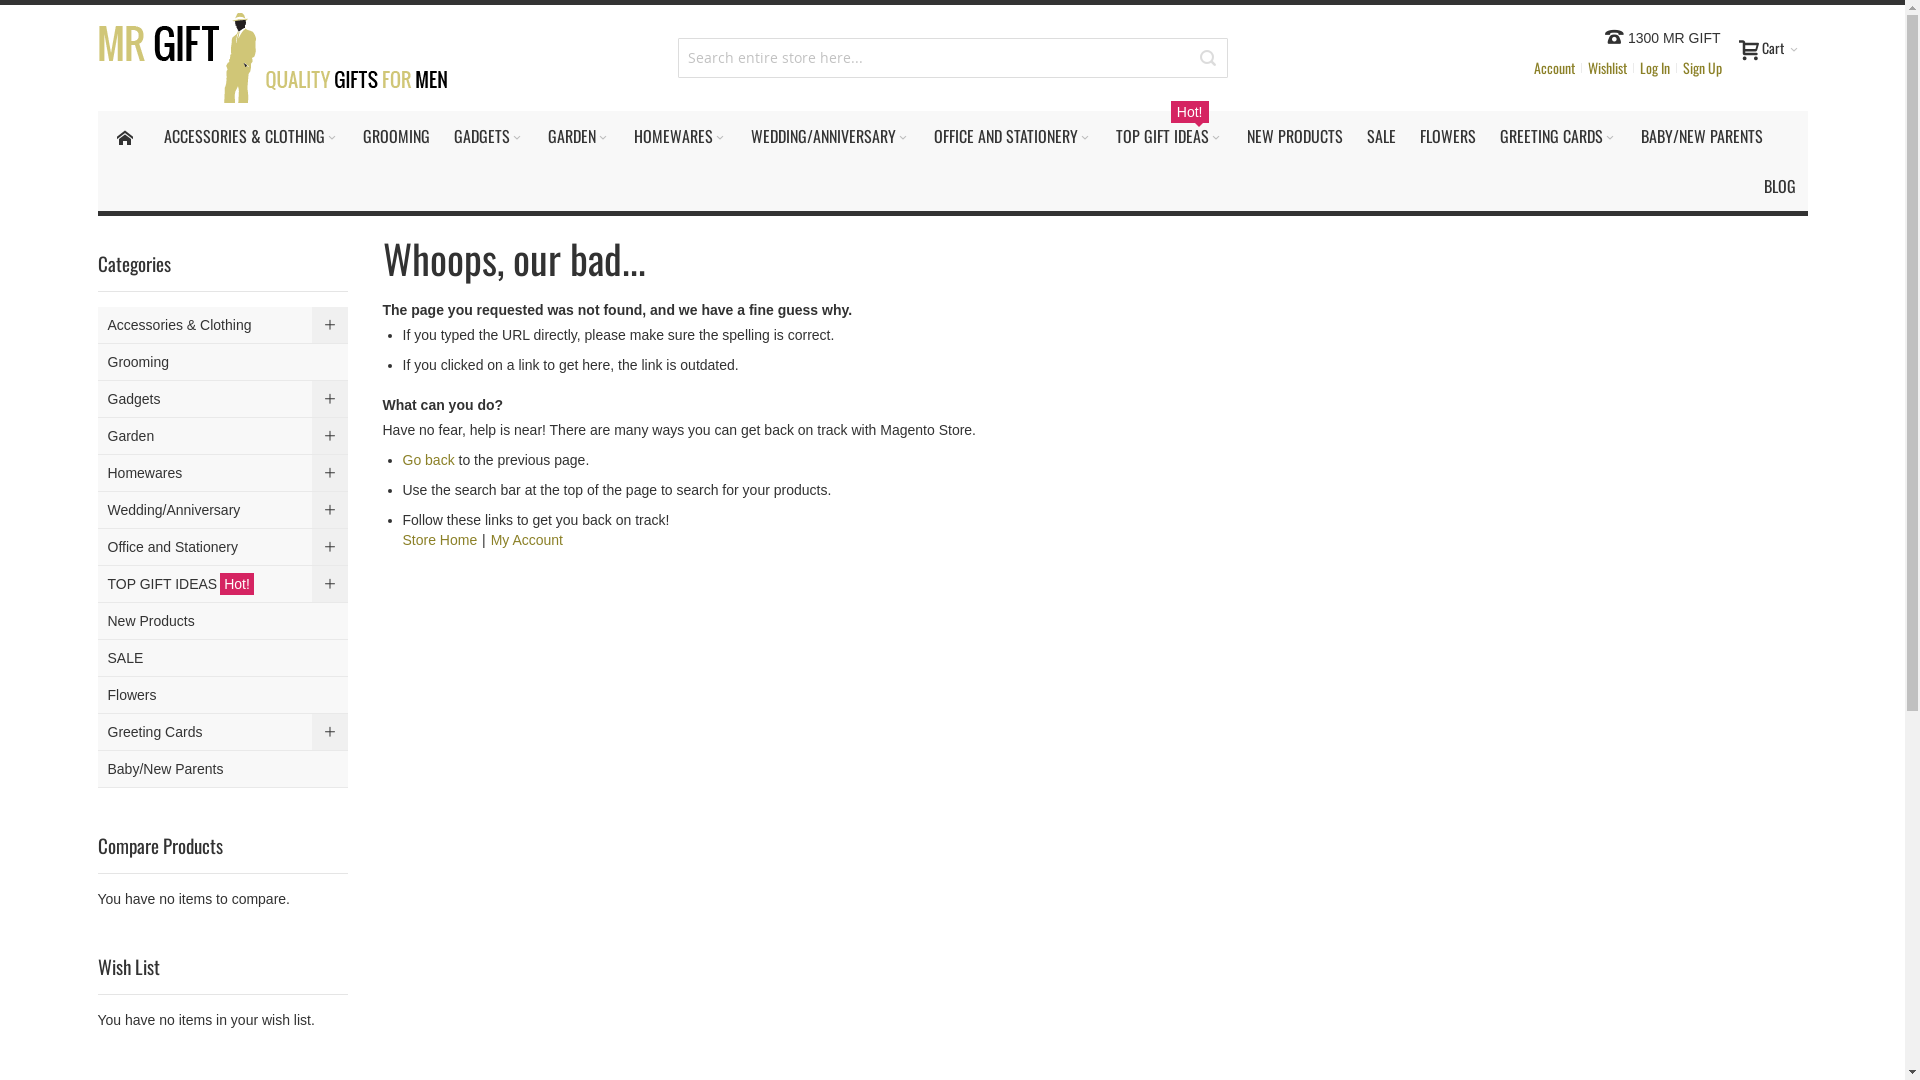 The width and height of the screenshot is (1920, 1080). I want to click on 'New Products', so click(223, 620).